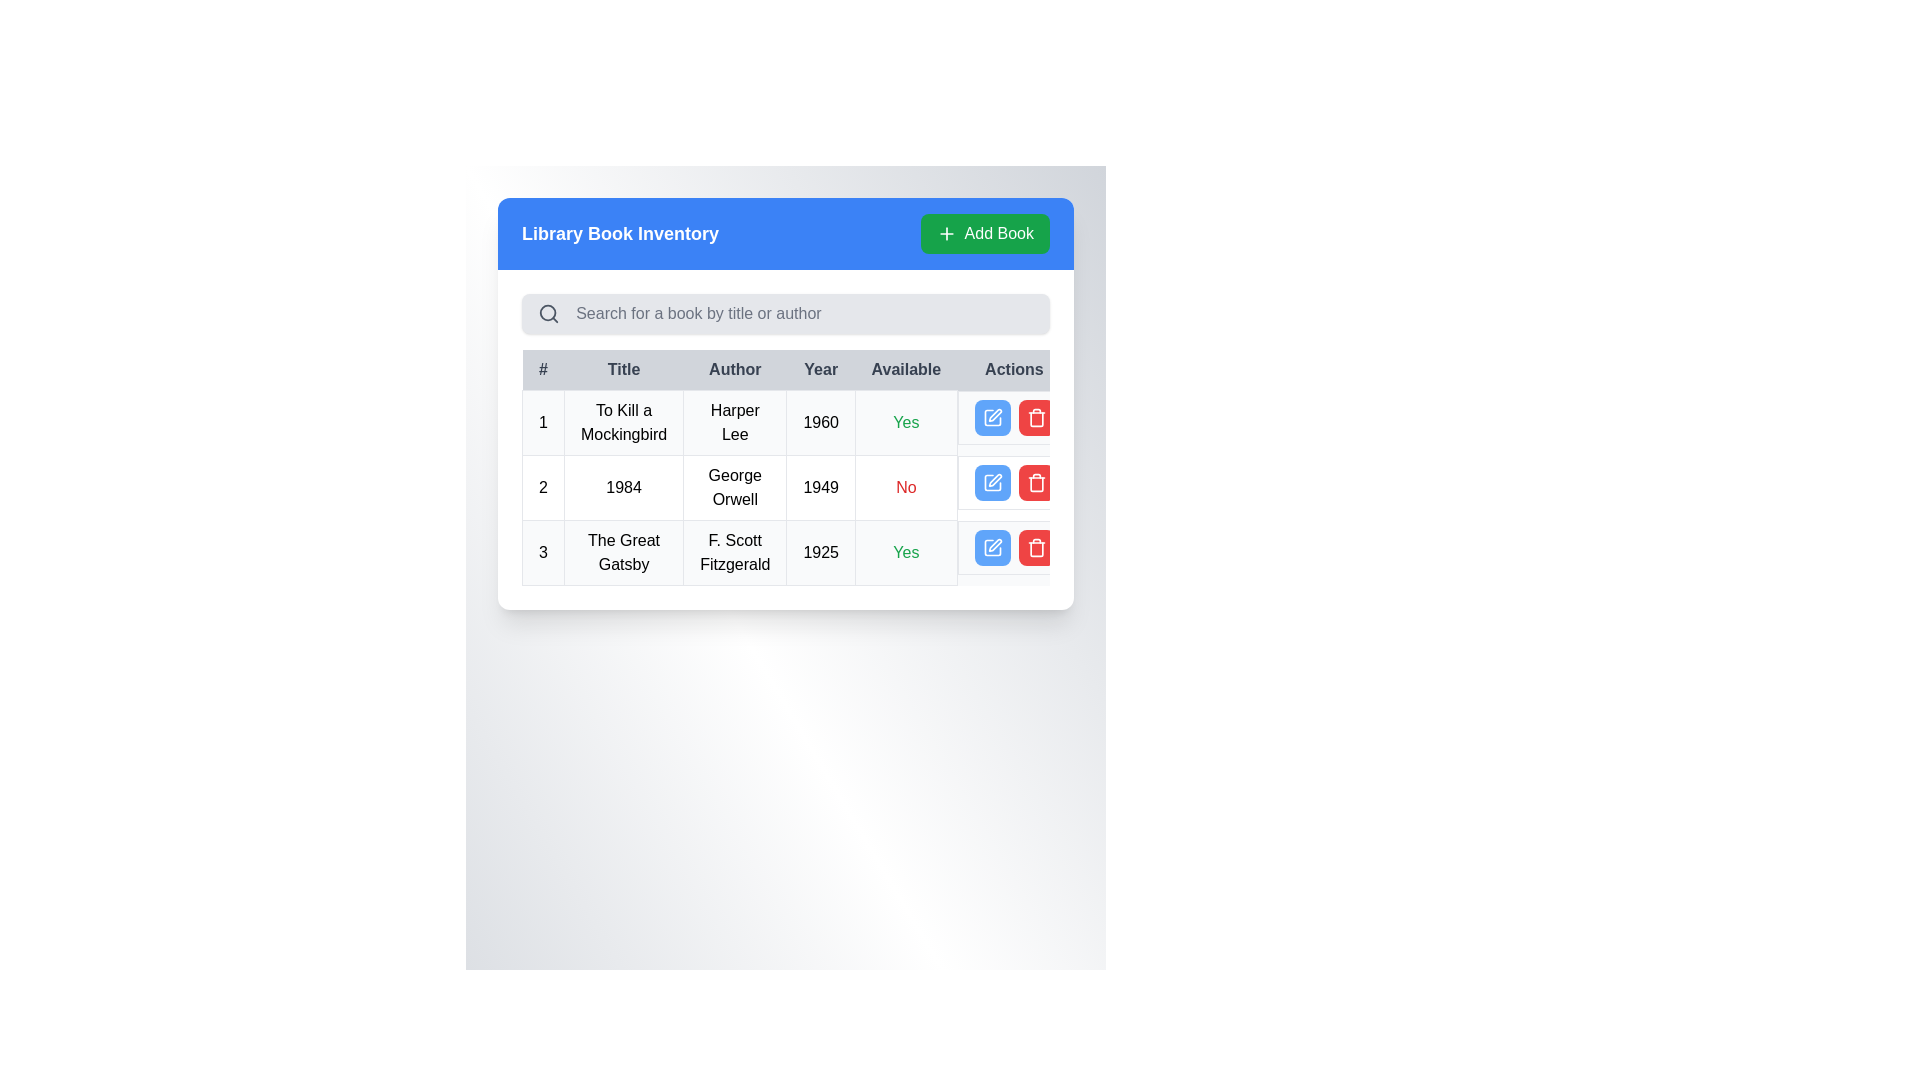  I want to click on the text label displaying the author's name 'F. Scott Fitzgerald' in the third row of the table under the 'Author' column, so click(734, 552).